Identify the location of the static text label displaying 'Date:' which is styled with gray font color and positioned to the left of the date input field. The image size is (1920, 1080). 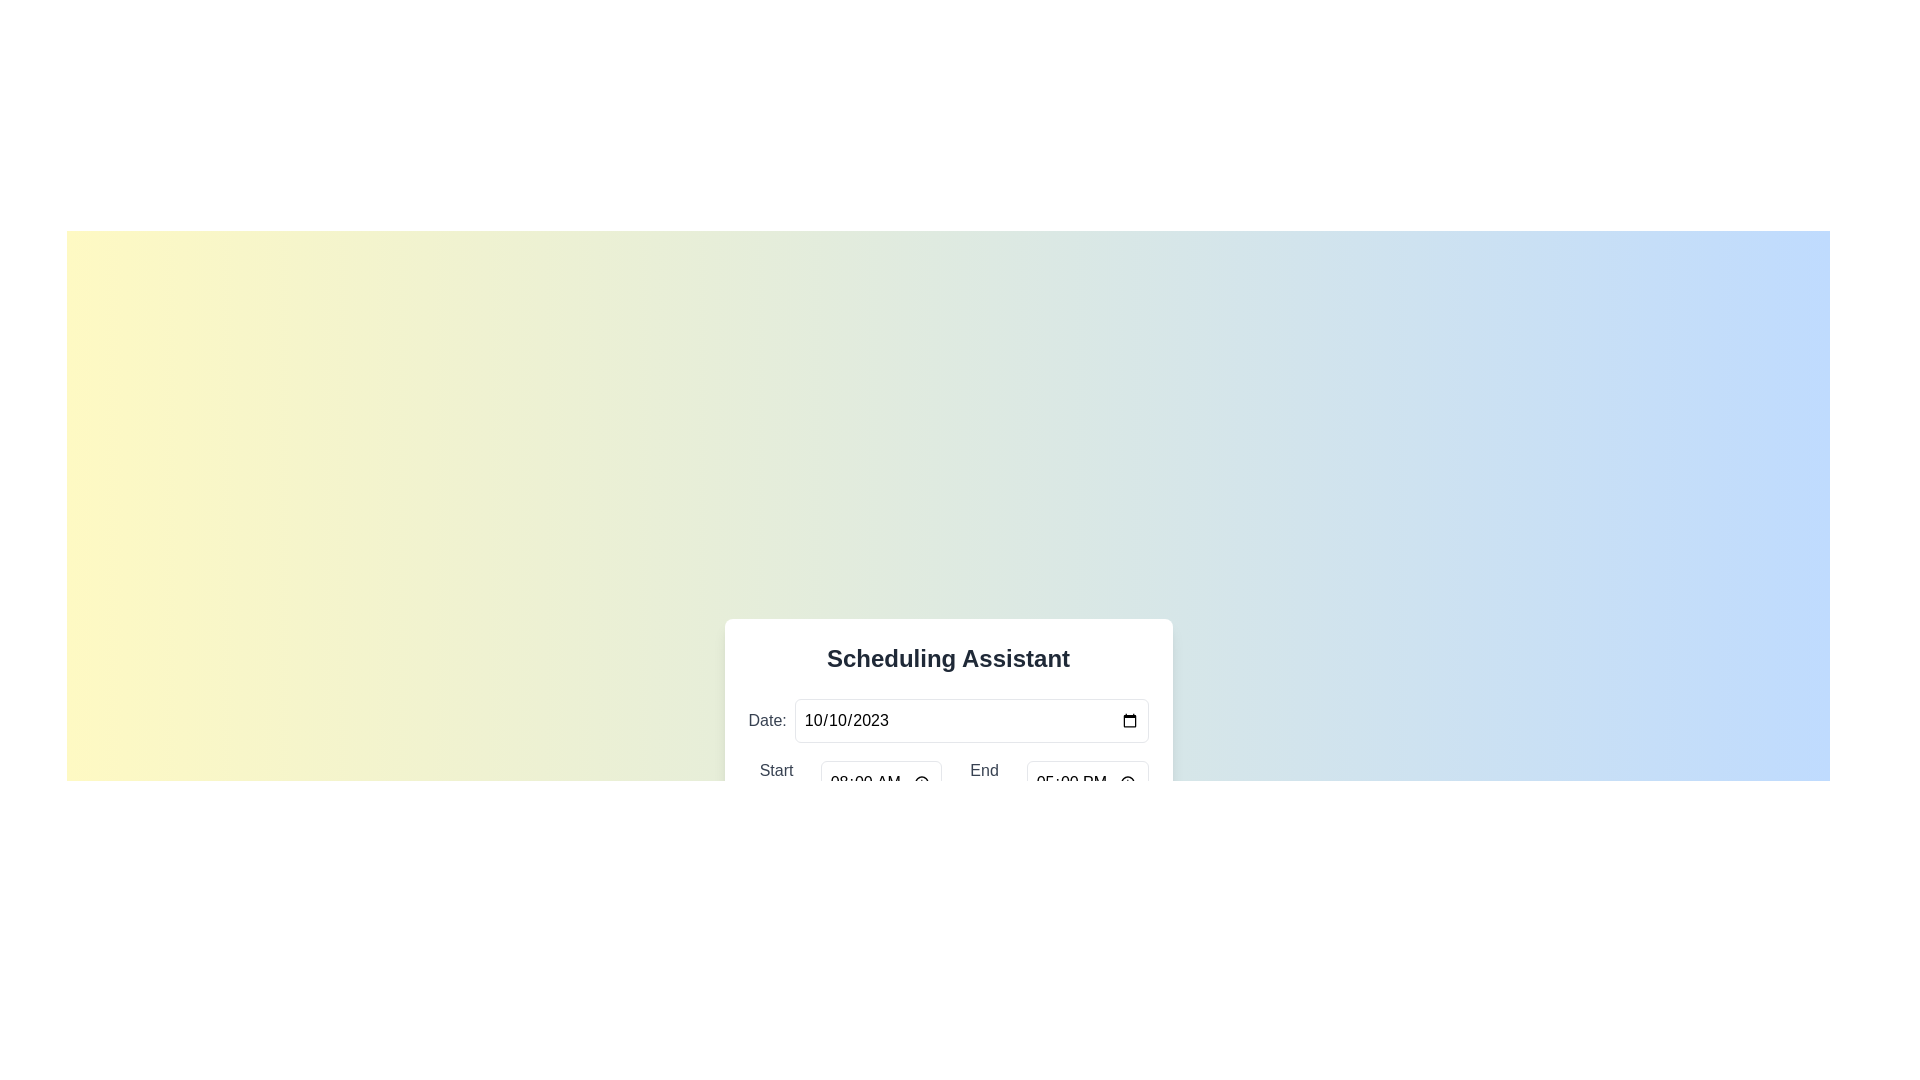
(766, 721).